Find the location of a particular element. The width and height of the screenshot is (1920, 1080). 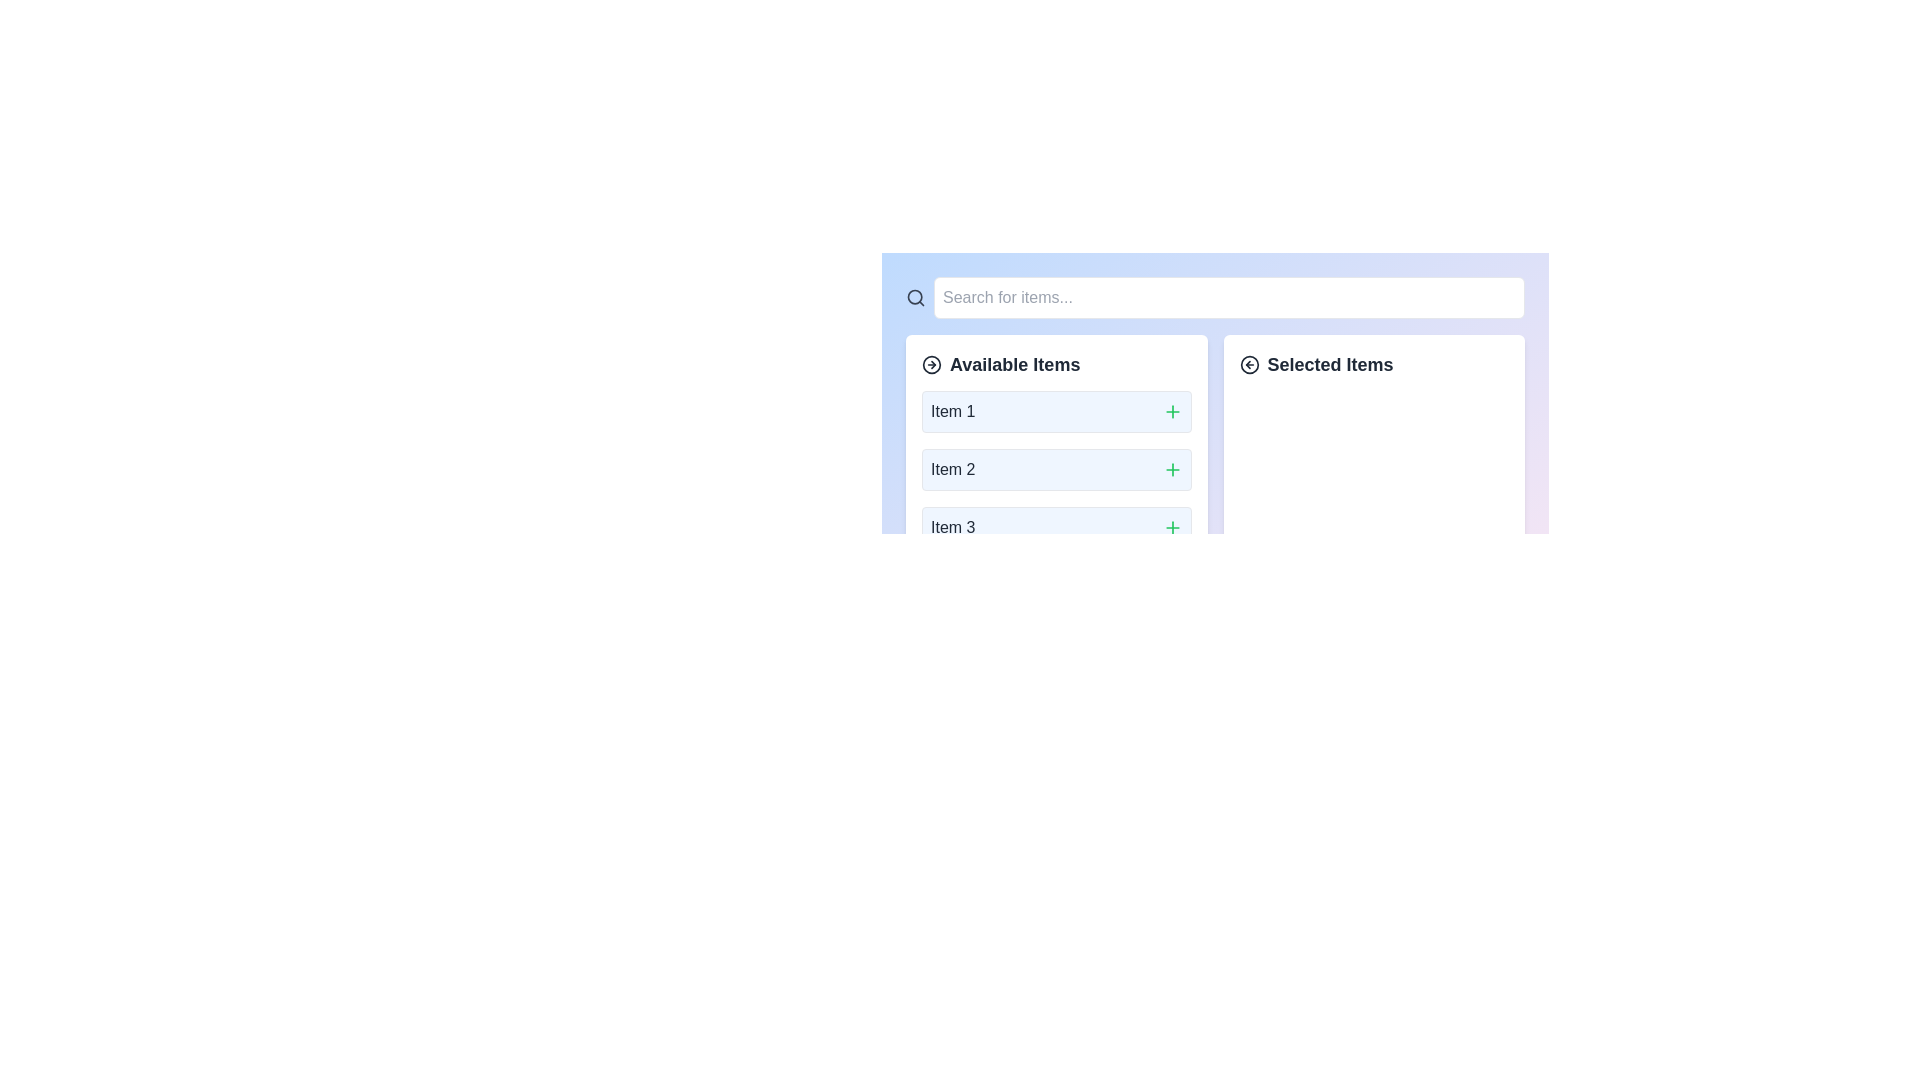

the icon located in the 'Available Items' section, which is positioned to the left of the title text is located at coordinates (930, 365).